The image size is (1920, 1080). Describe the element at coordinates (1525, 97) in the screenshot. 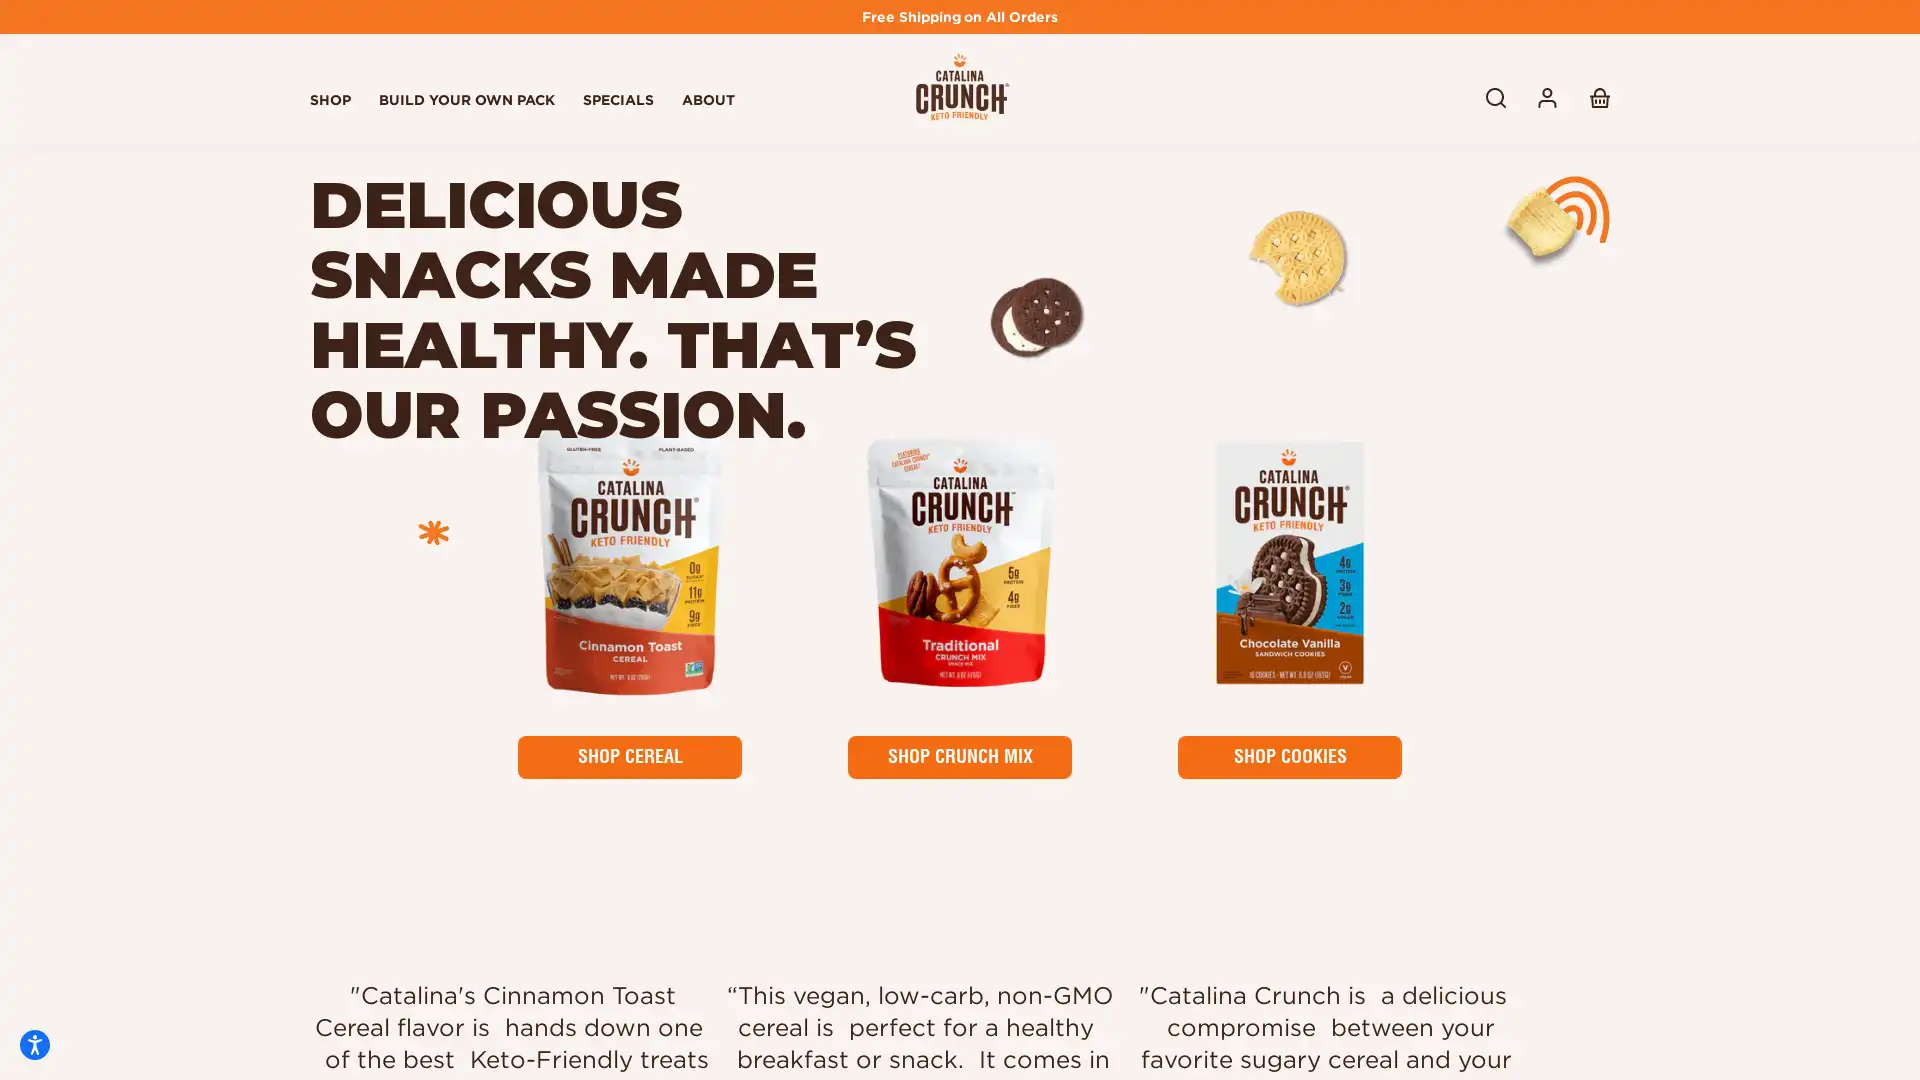

I see `Submit search` at that location.